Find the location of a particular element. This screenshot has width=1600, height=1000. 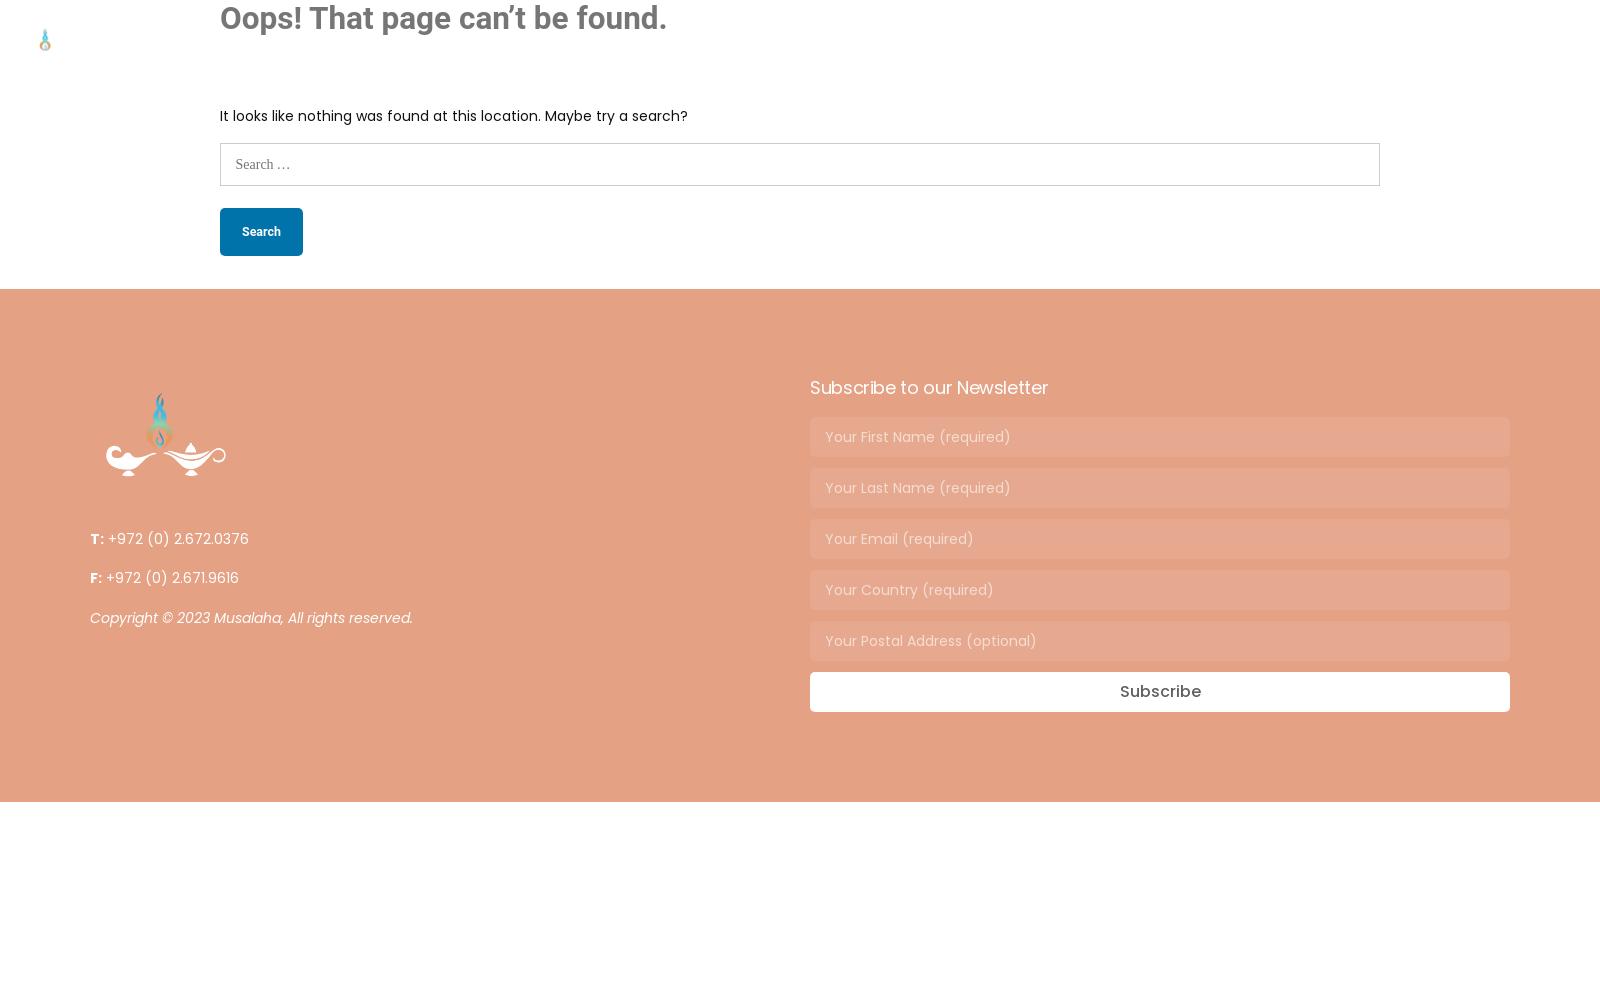

'ABOUT MUSALAHA' is located at coordinates (692, 44).